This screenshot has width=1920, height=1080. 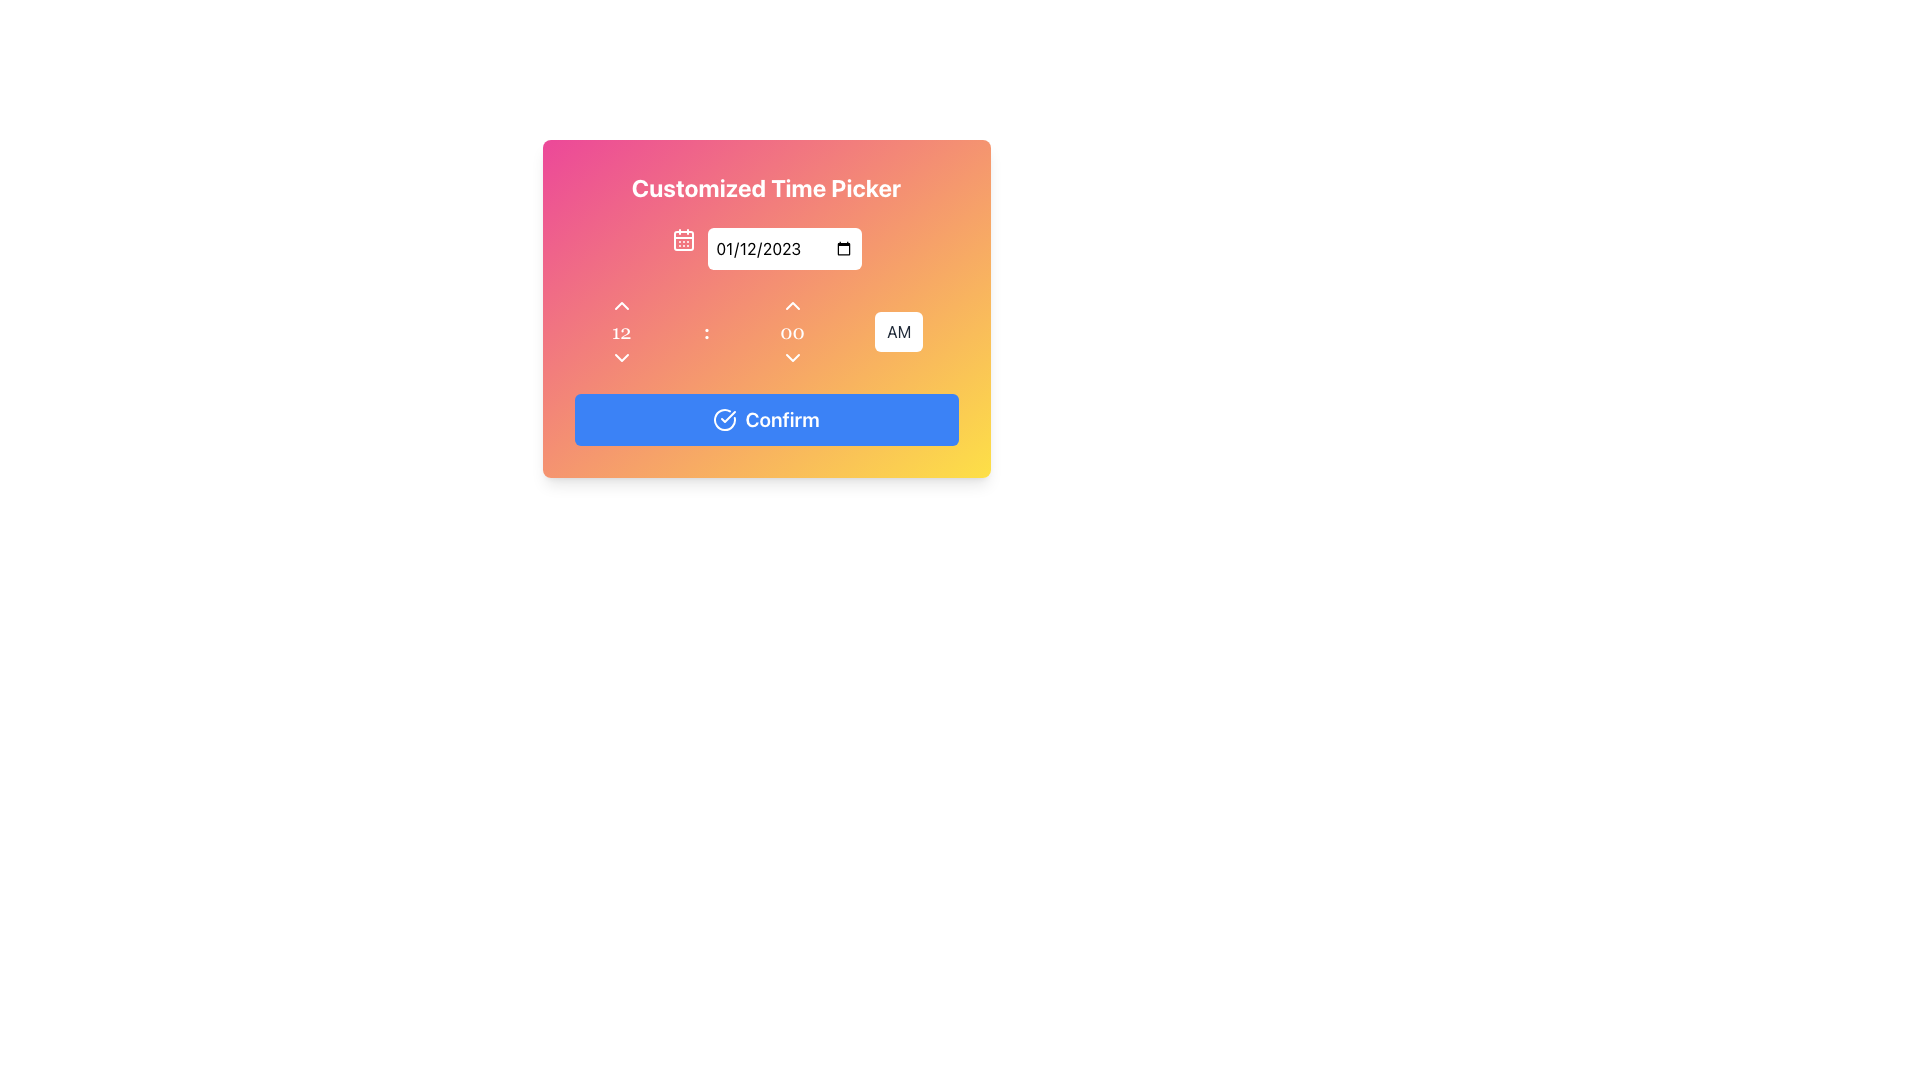 I want to click on the icon associated with the 'Confirm' button, which is positioned to the left of the text and centered vertically, so click(x=724, y=419).